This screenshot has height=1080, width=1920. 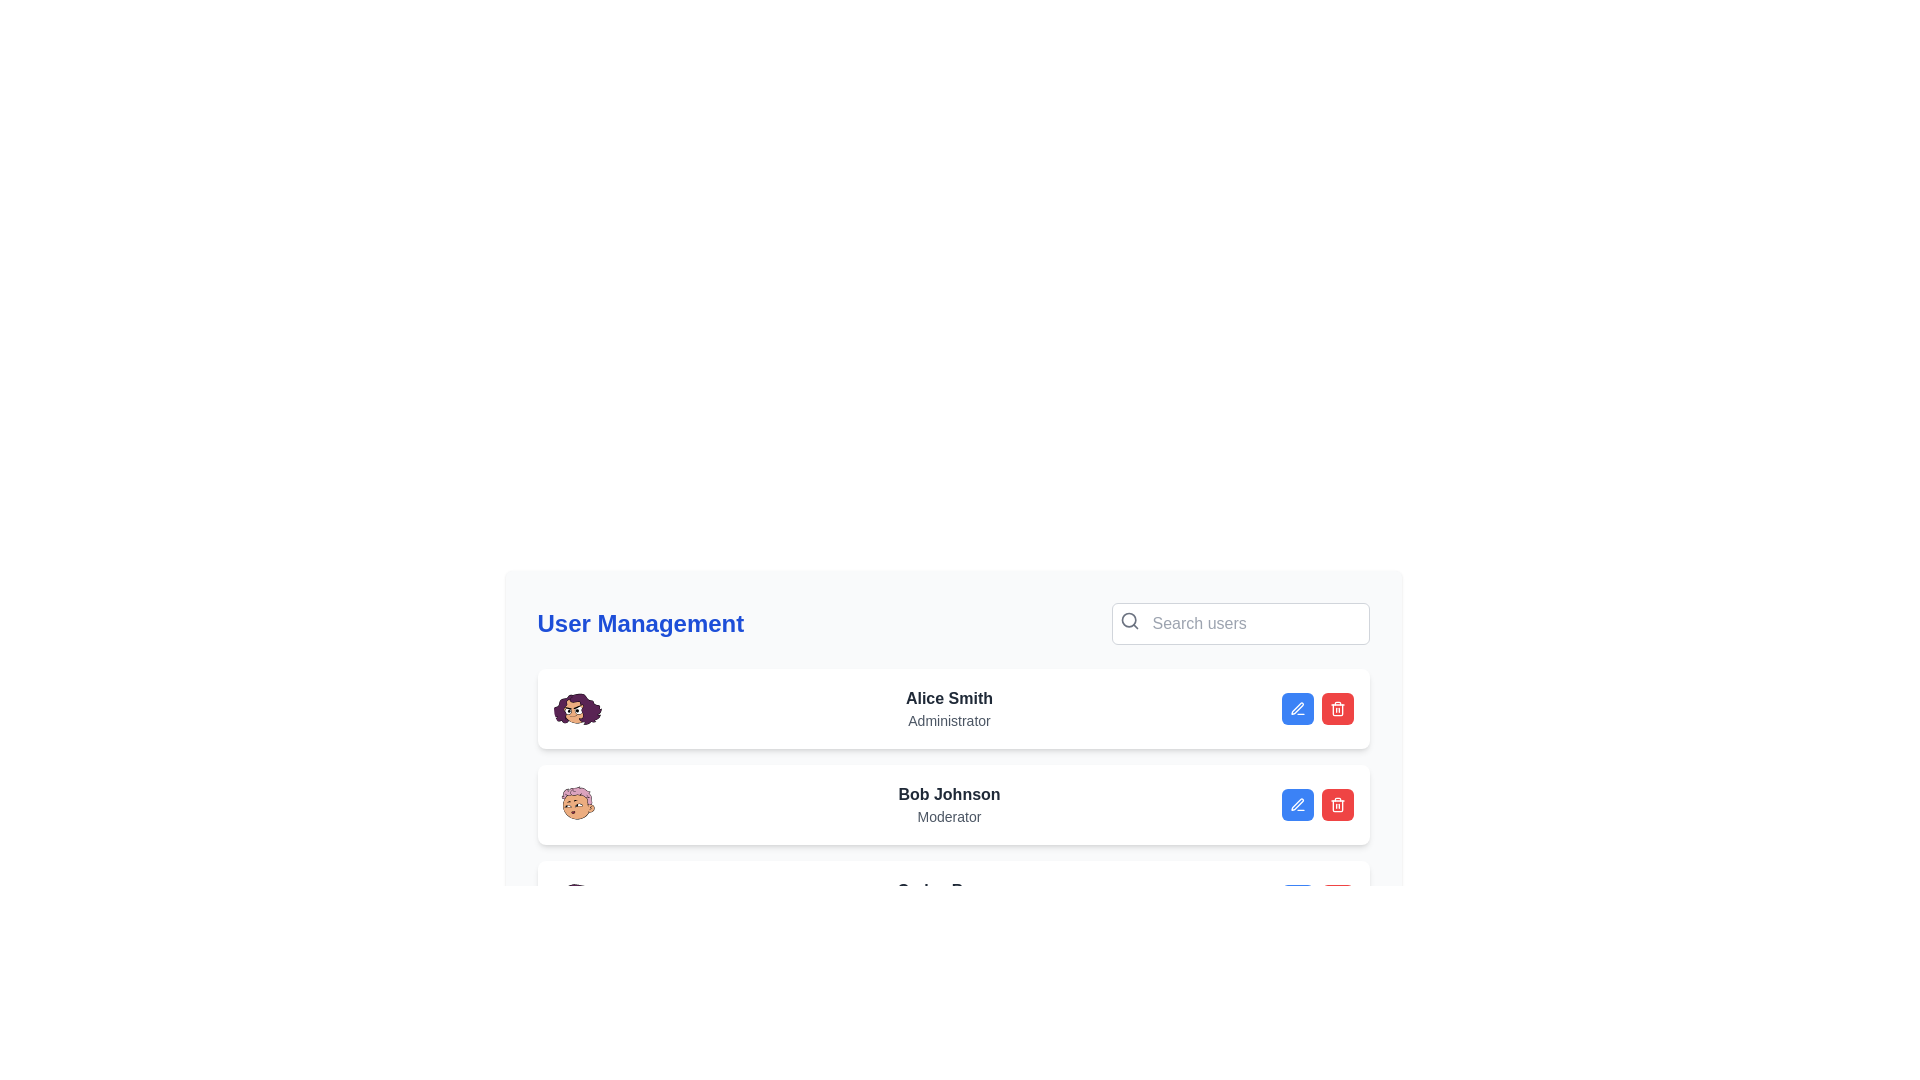 I want to click on the list item displaying 'Bob Johnson' and 'Moderator', so click(x=952, y=804).